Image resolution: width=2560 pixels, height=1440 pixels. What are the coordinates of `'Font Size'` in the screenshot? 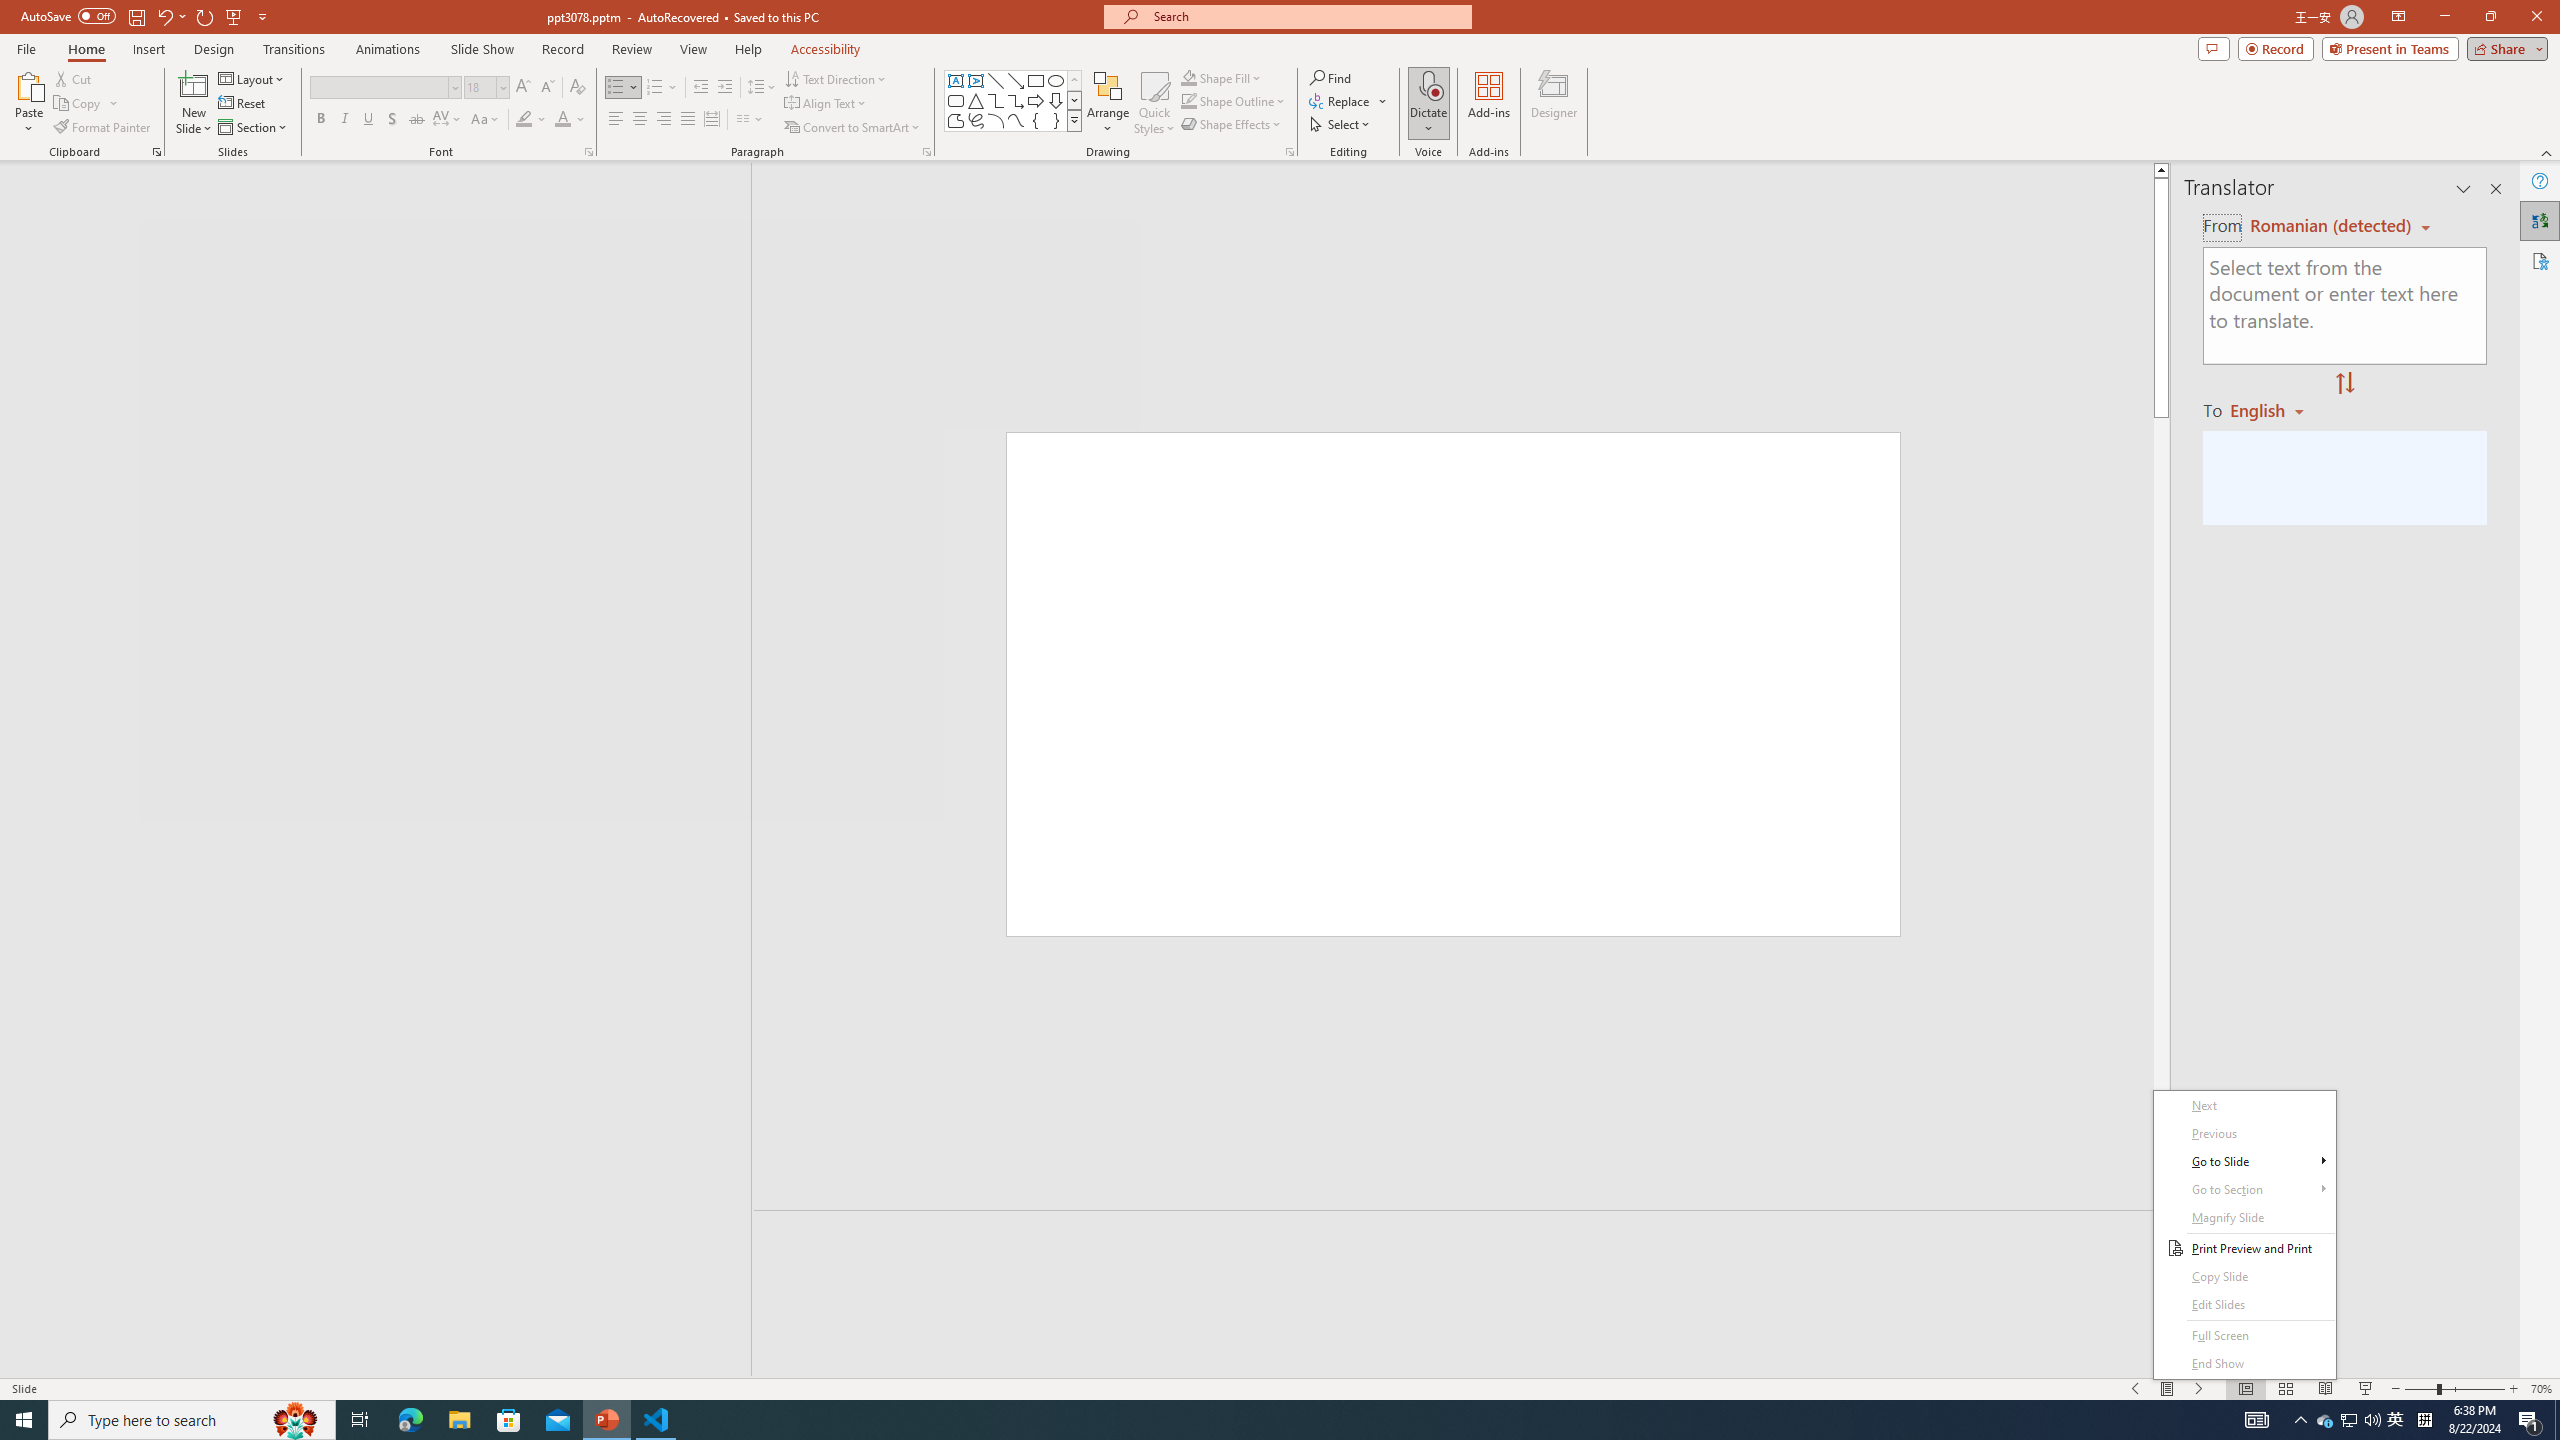 It's located at (485, 87).